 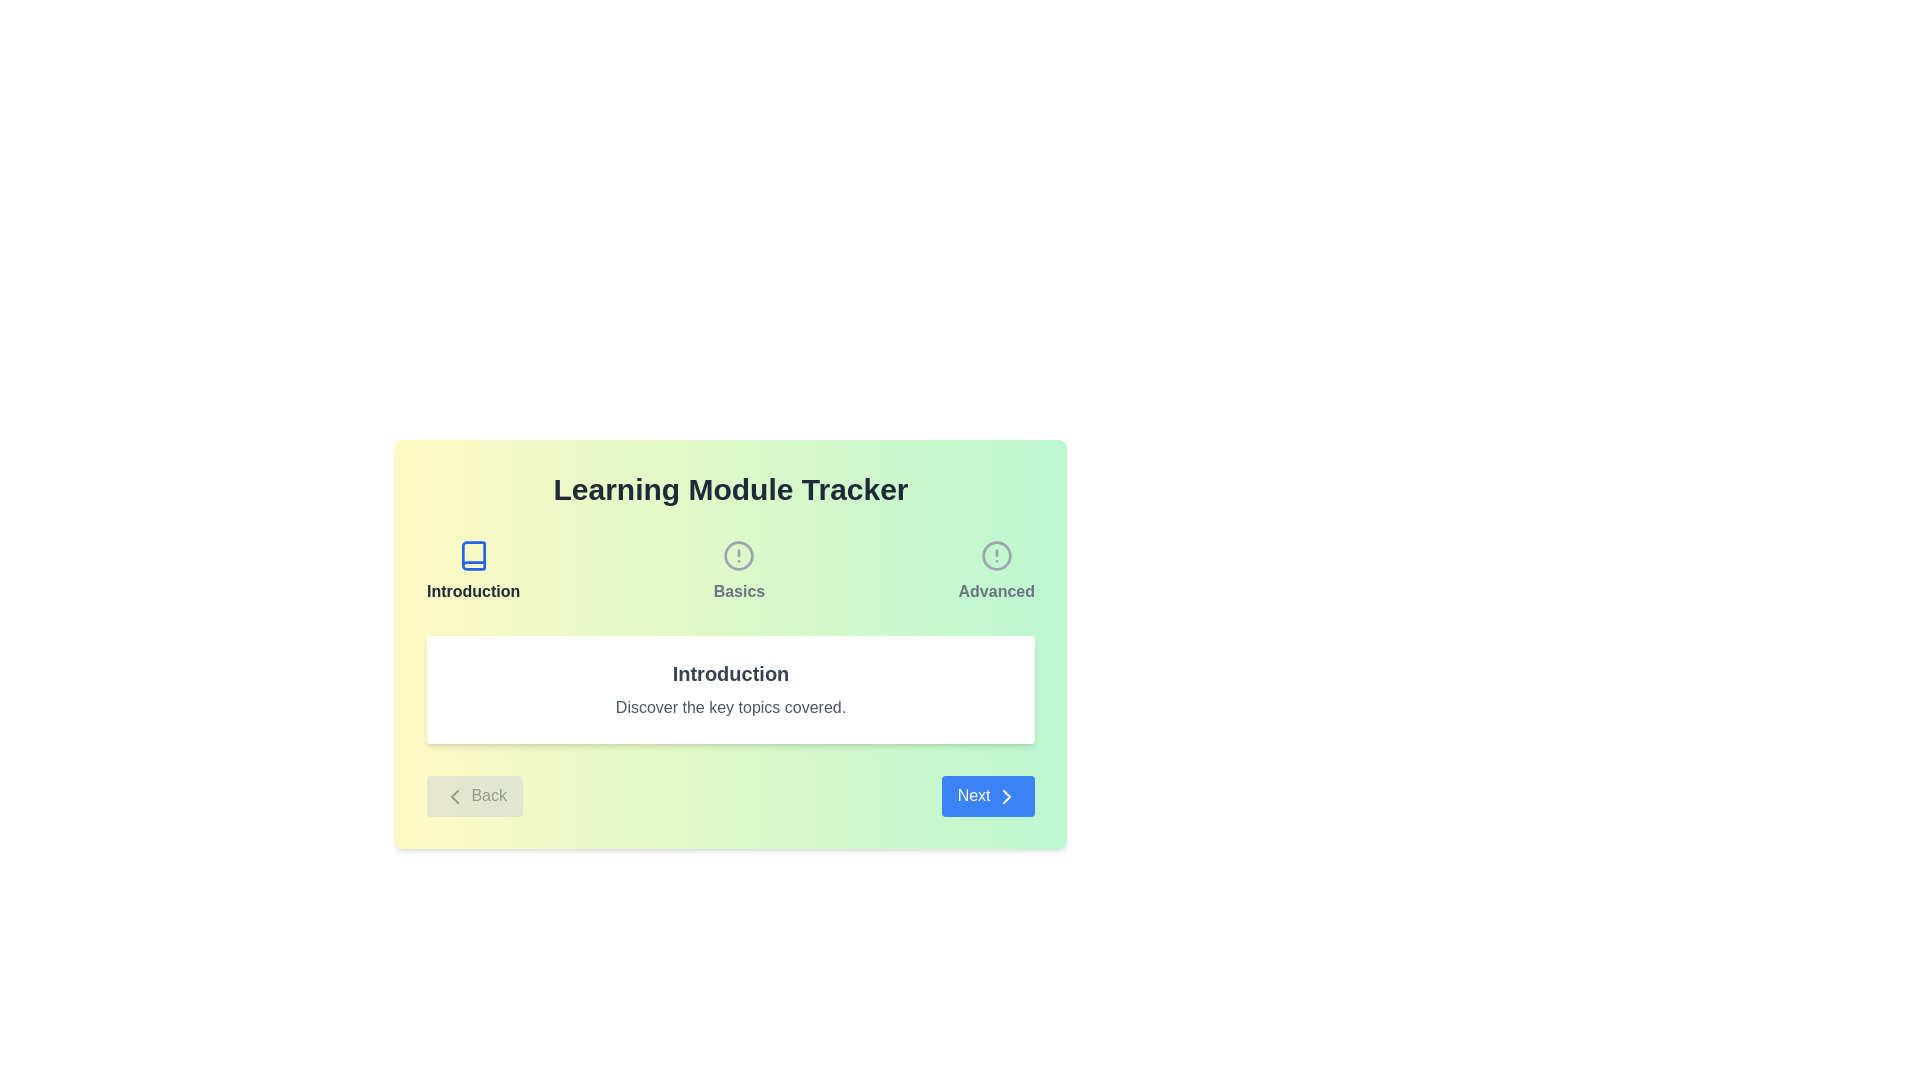 I want to click on text within the Informational Card element that contains the title 'Introduction' and the subtitle 'Discover the key topics covered.', so click(x=729, y=689).